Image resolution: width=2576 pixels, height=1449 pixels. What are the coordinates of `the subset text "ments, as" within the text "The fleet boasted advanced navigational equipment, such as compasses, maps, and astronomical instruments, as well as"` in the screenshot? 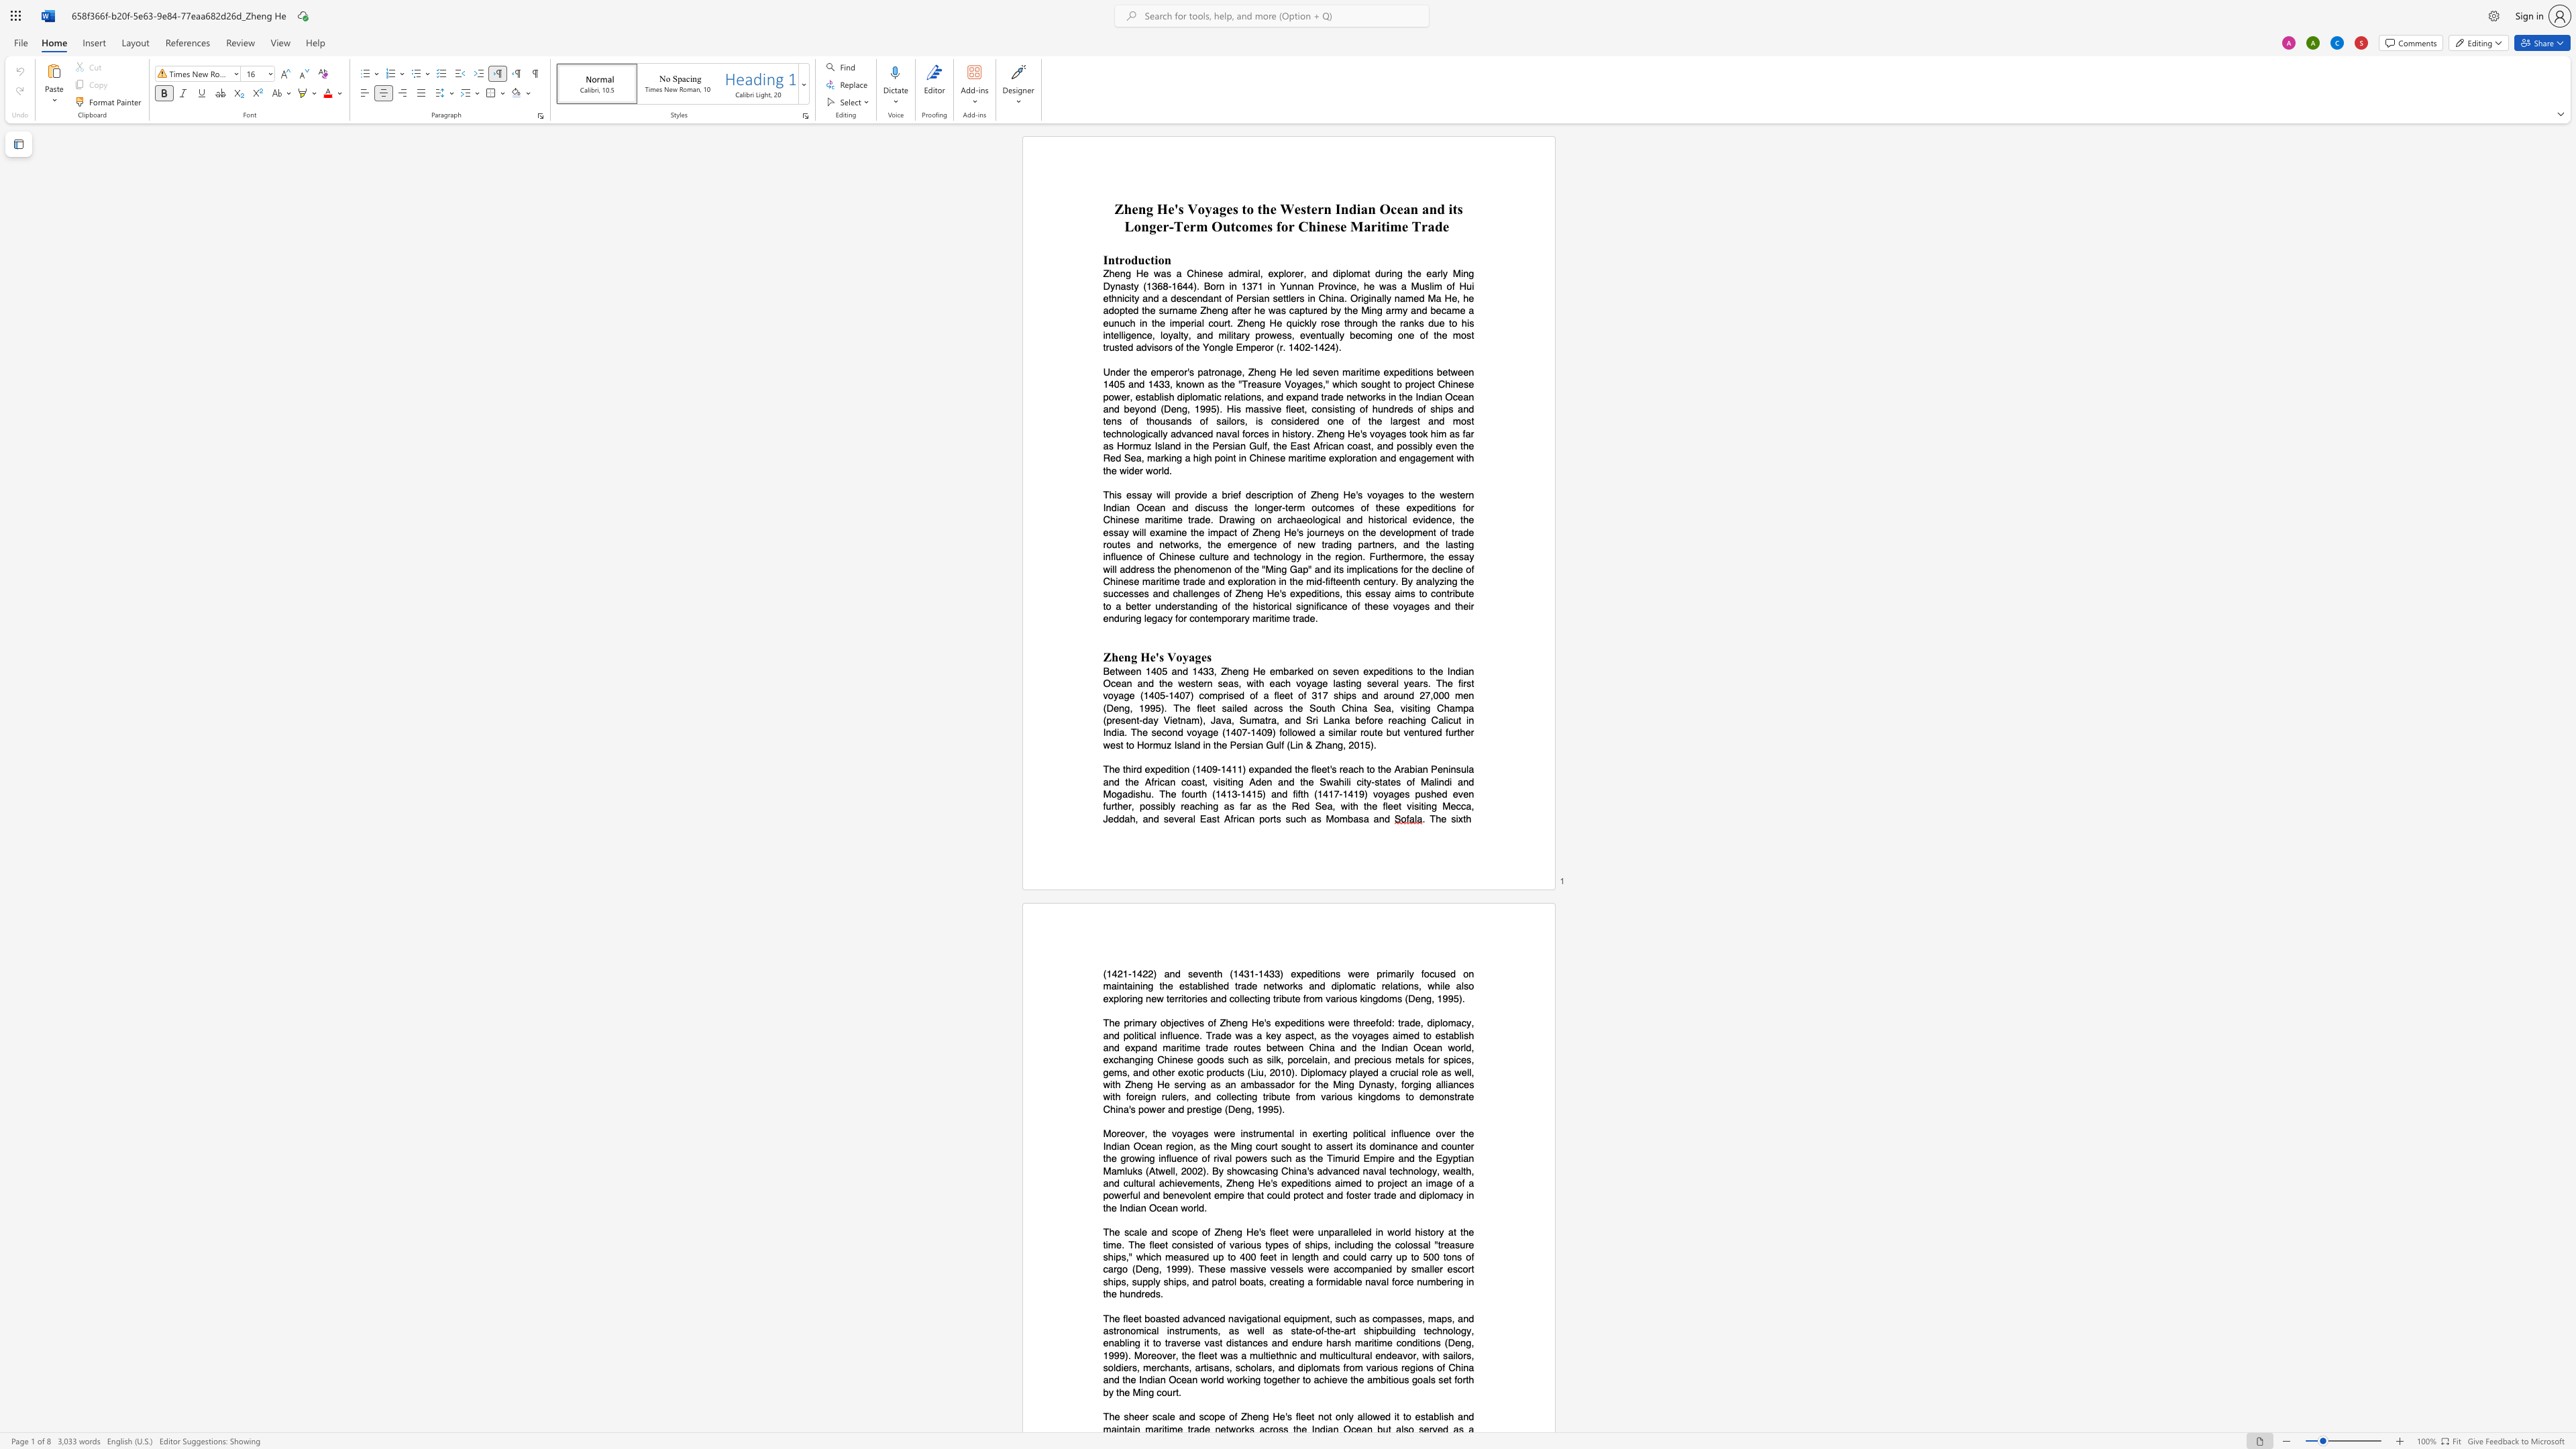 It's located at (1191, 1329).